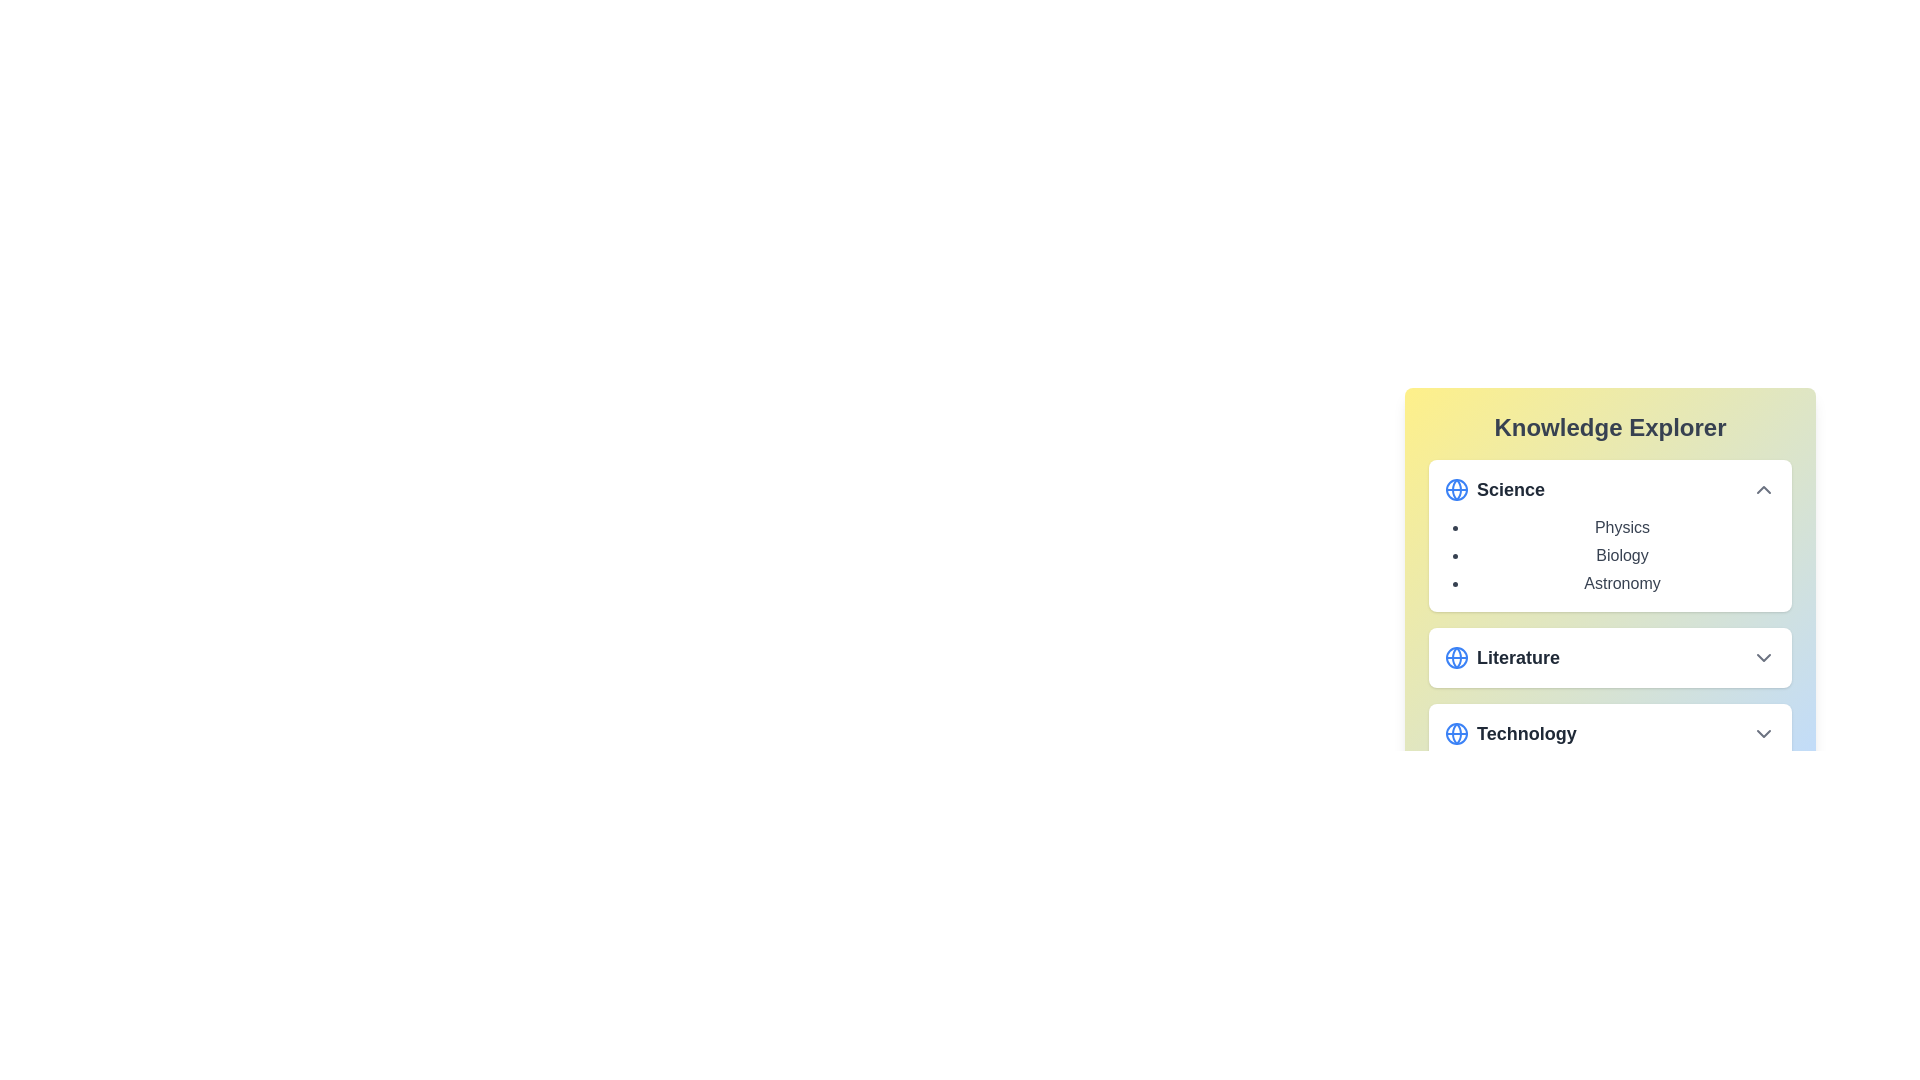 This screenshot has height=1080, width=1920. I want to click on the header of the component labeled 'Knowledge Explorer', so click(1610, 427).